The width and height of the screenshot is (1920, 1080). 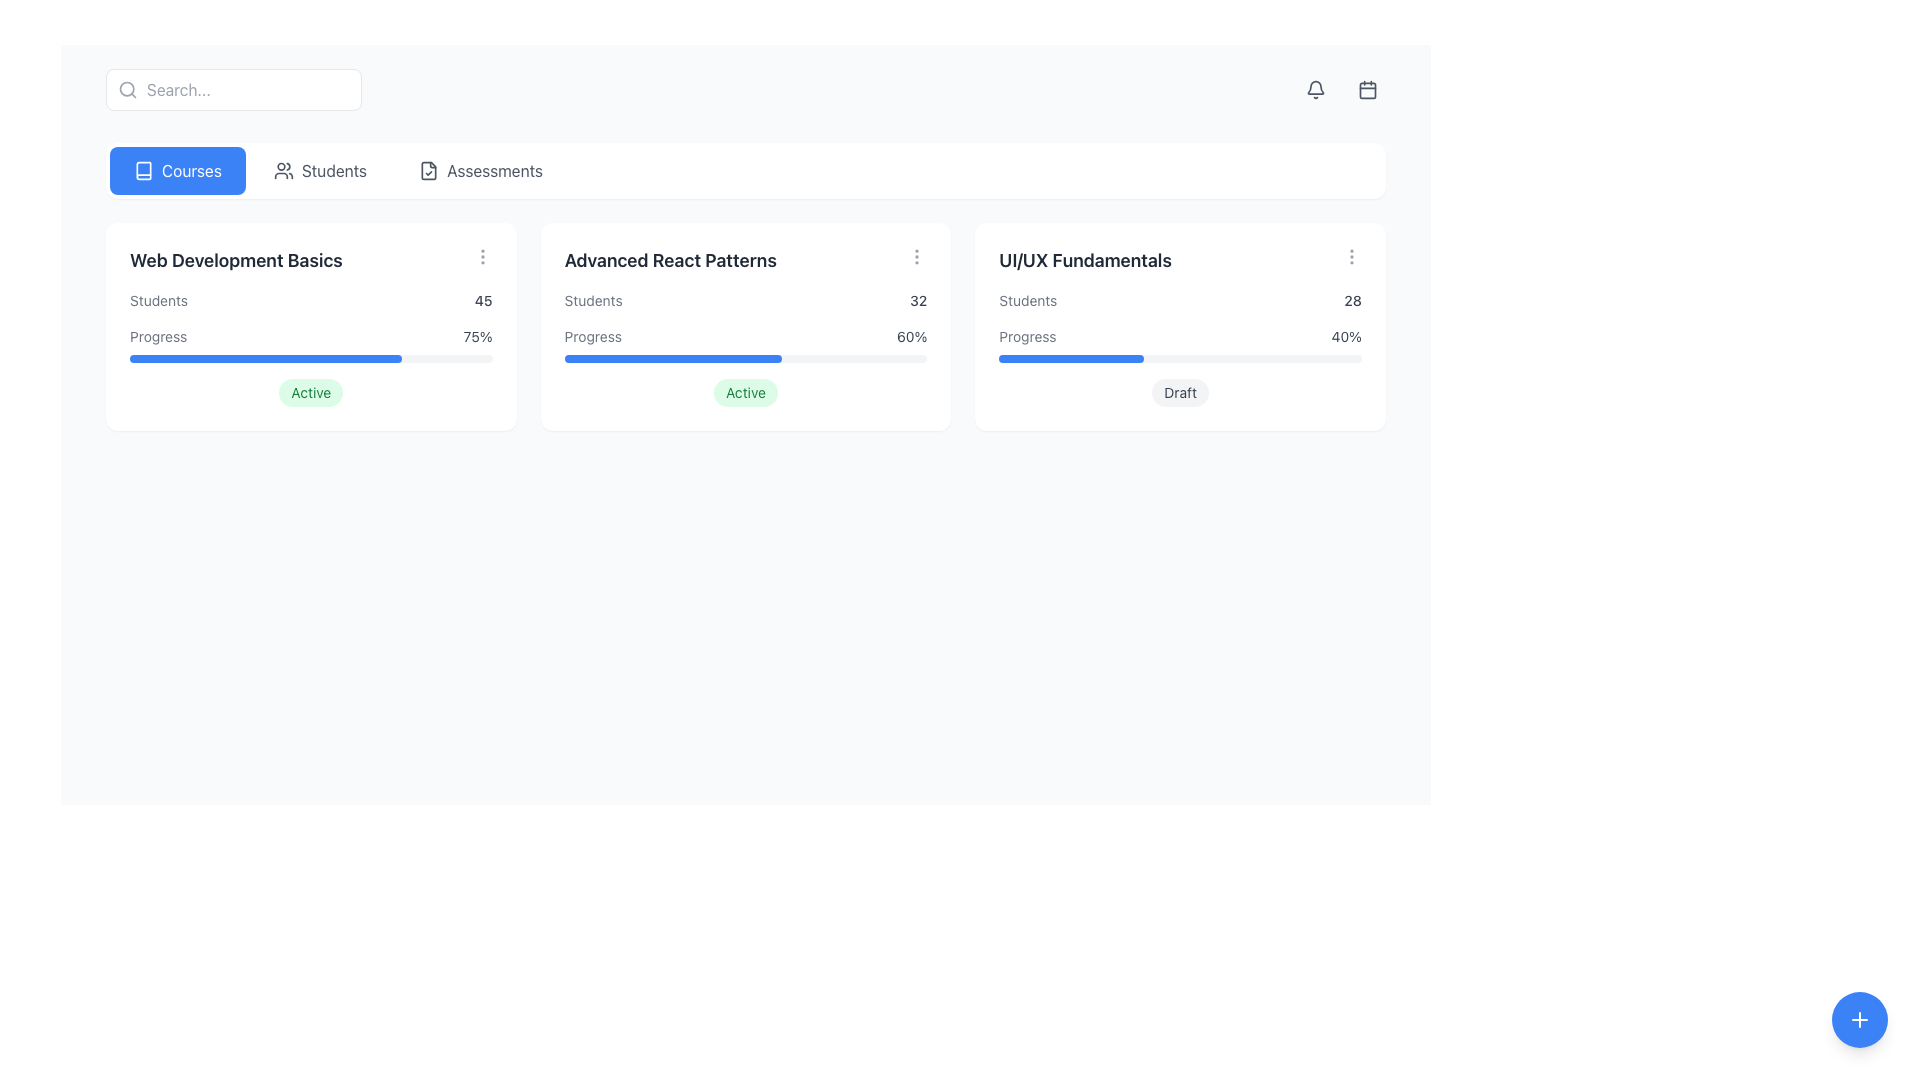 I want to click on the text label displaying '28' that is styled in dark gray and appears alongside 'Students' within the 'UI/UX Fundamentals' card in the third column, so click(x=1353, y=300).